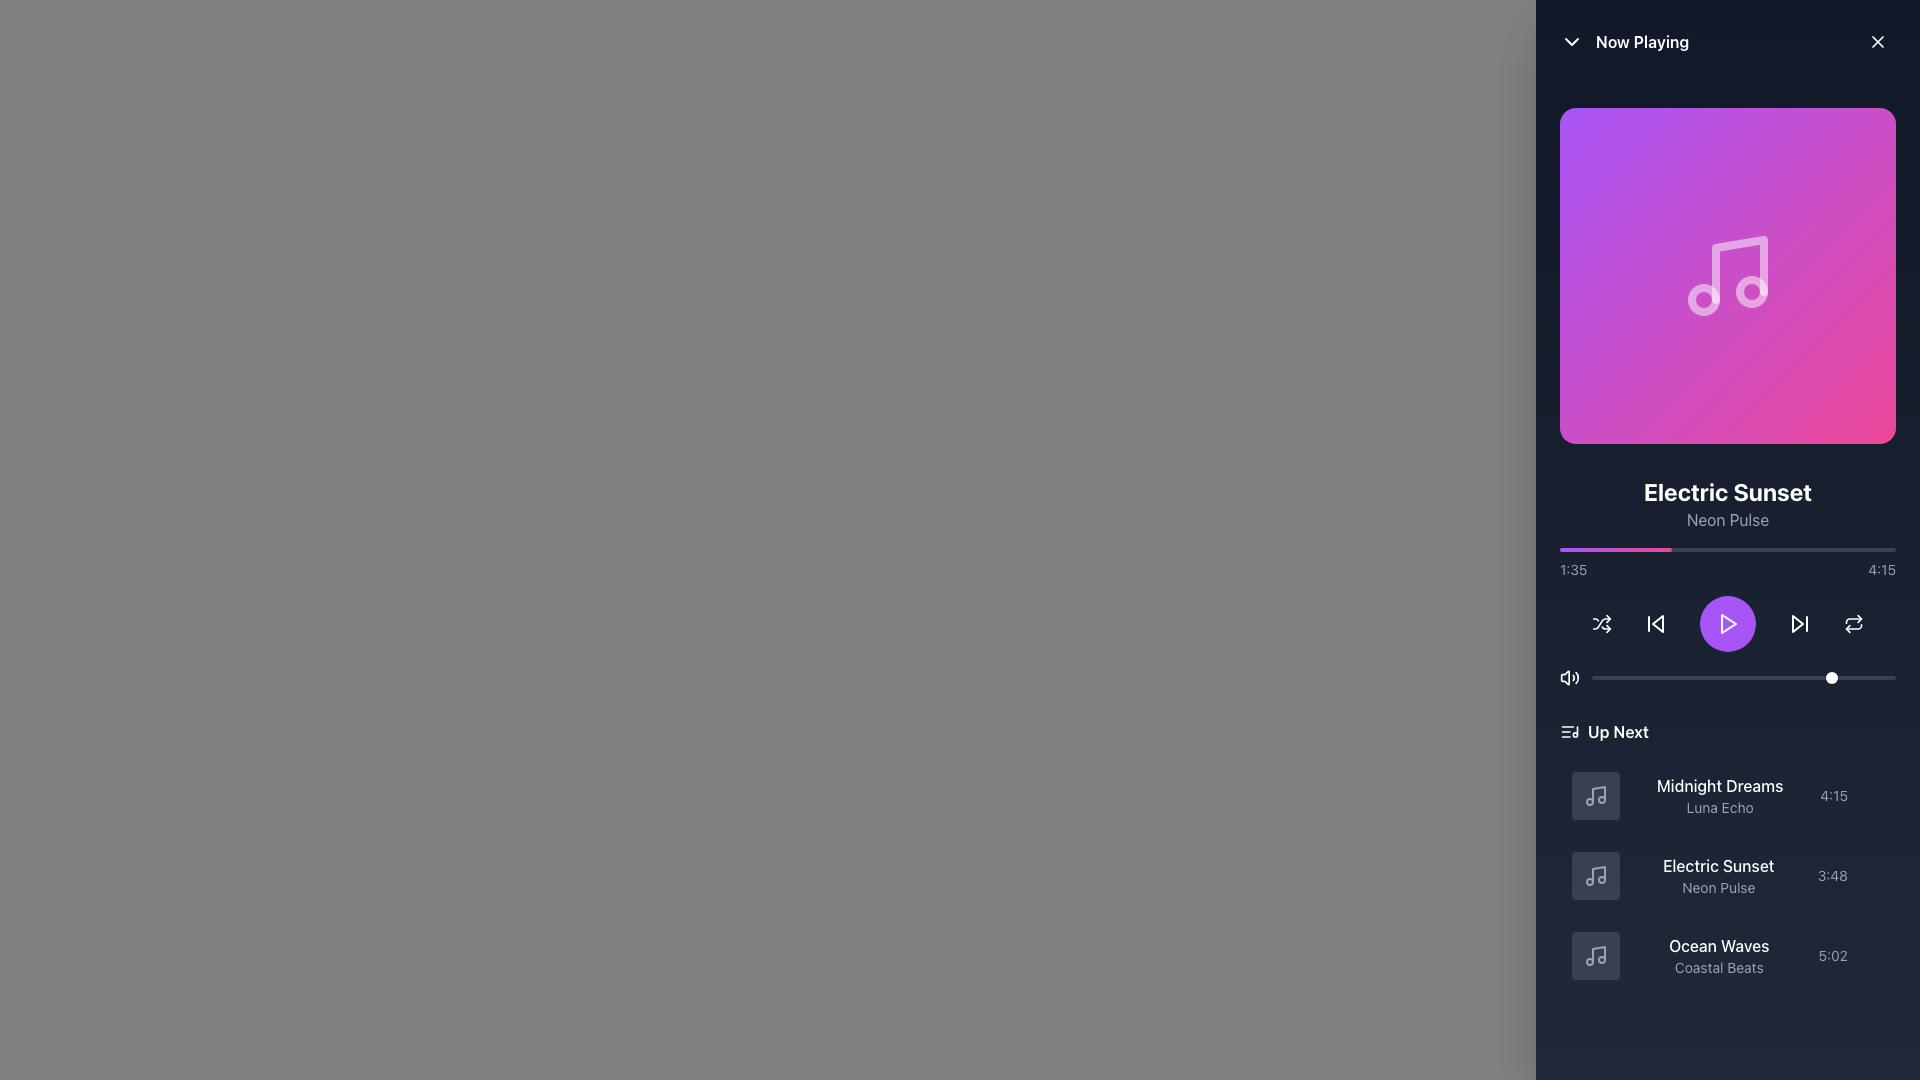 The height and width of the screenshot is (1080, 1920). I want to click on the icon representing the song 'Midnight Dreams' by 'Luna Echo' in the playlist, located at the leftmost side of the entry, so click(1595, 794).